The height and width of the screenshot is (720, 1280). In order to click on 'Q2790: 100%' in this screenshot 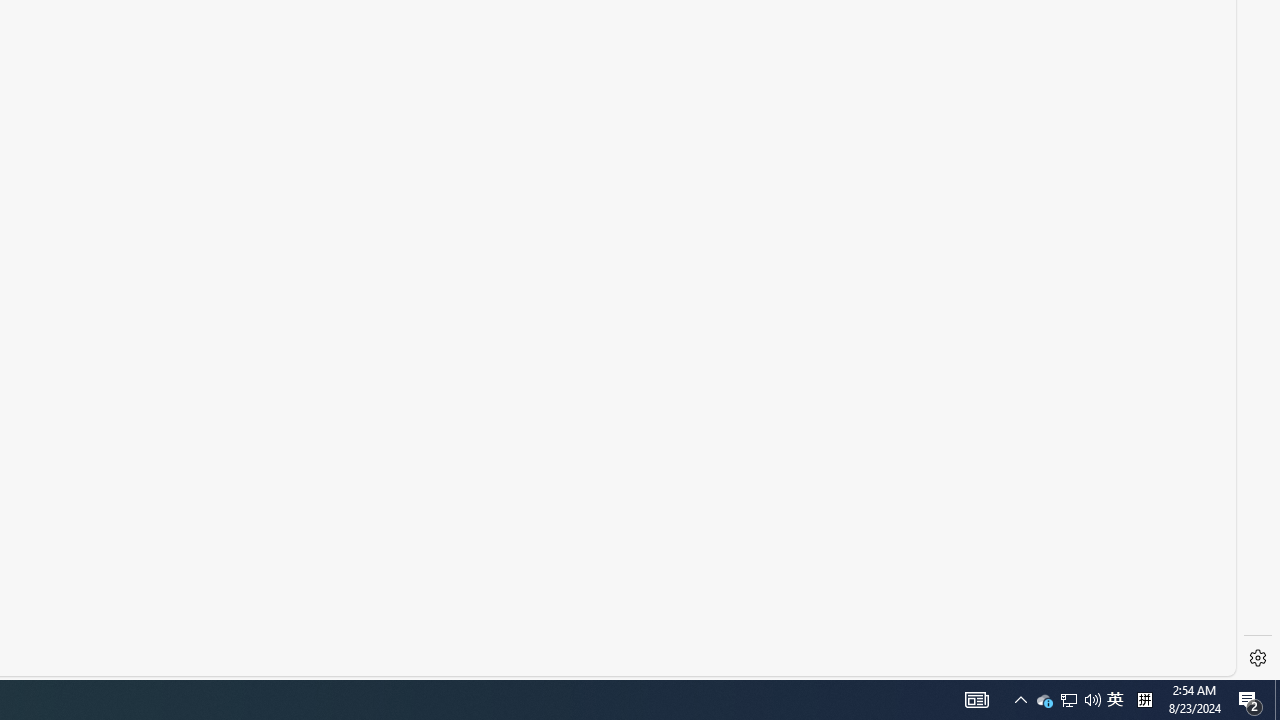, I will do `click(1092, 698)`.